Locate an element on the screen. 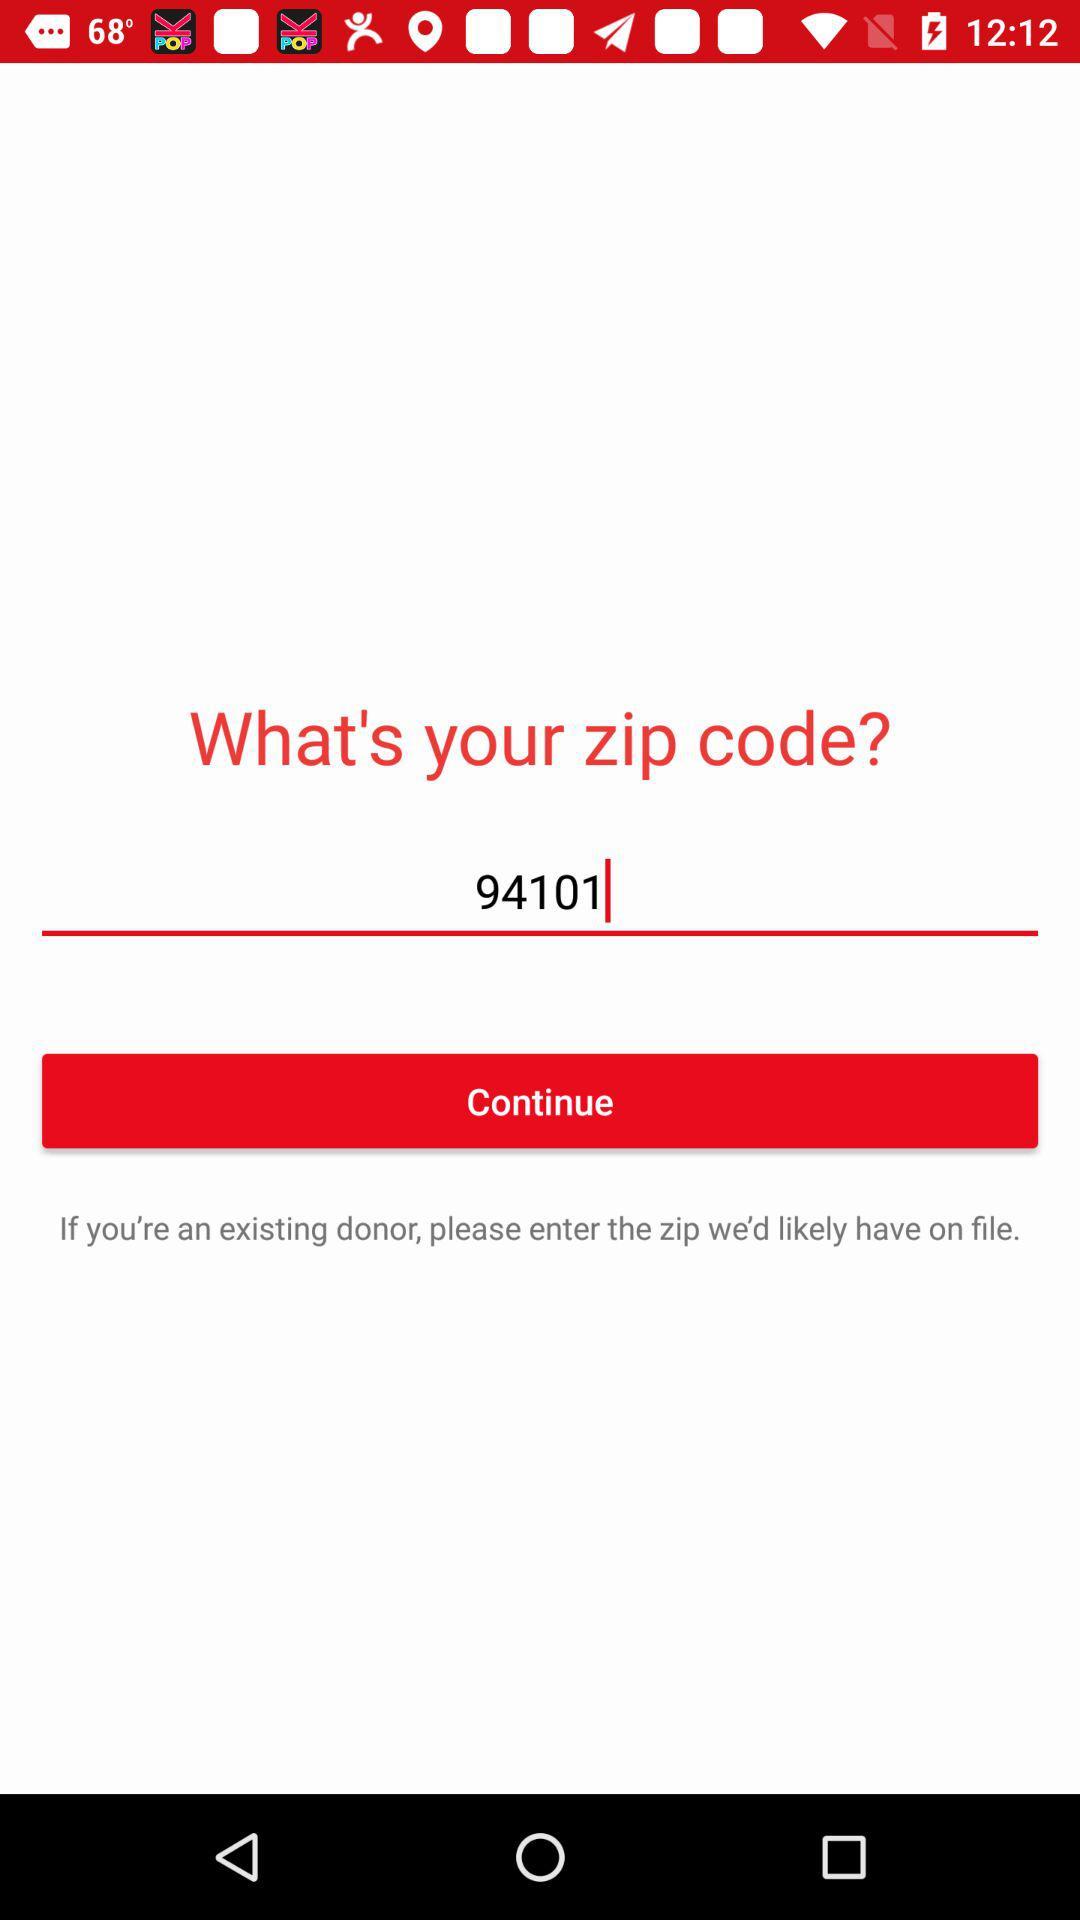 This screenshot has height=1920, width=1080. the item below what s your icon is located at coordinates (540, 889).